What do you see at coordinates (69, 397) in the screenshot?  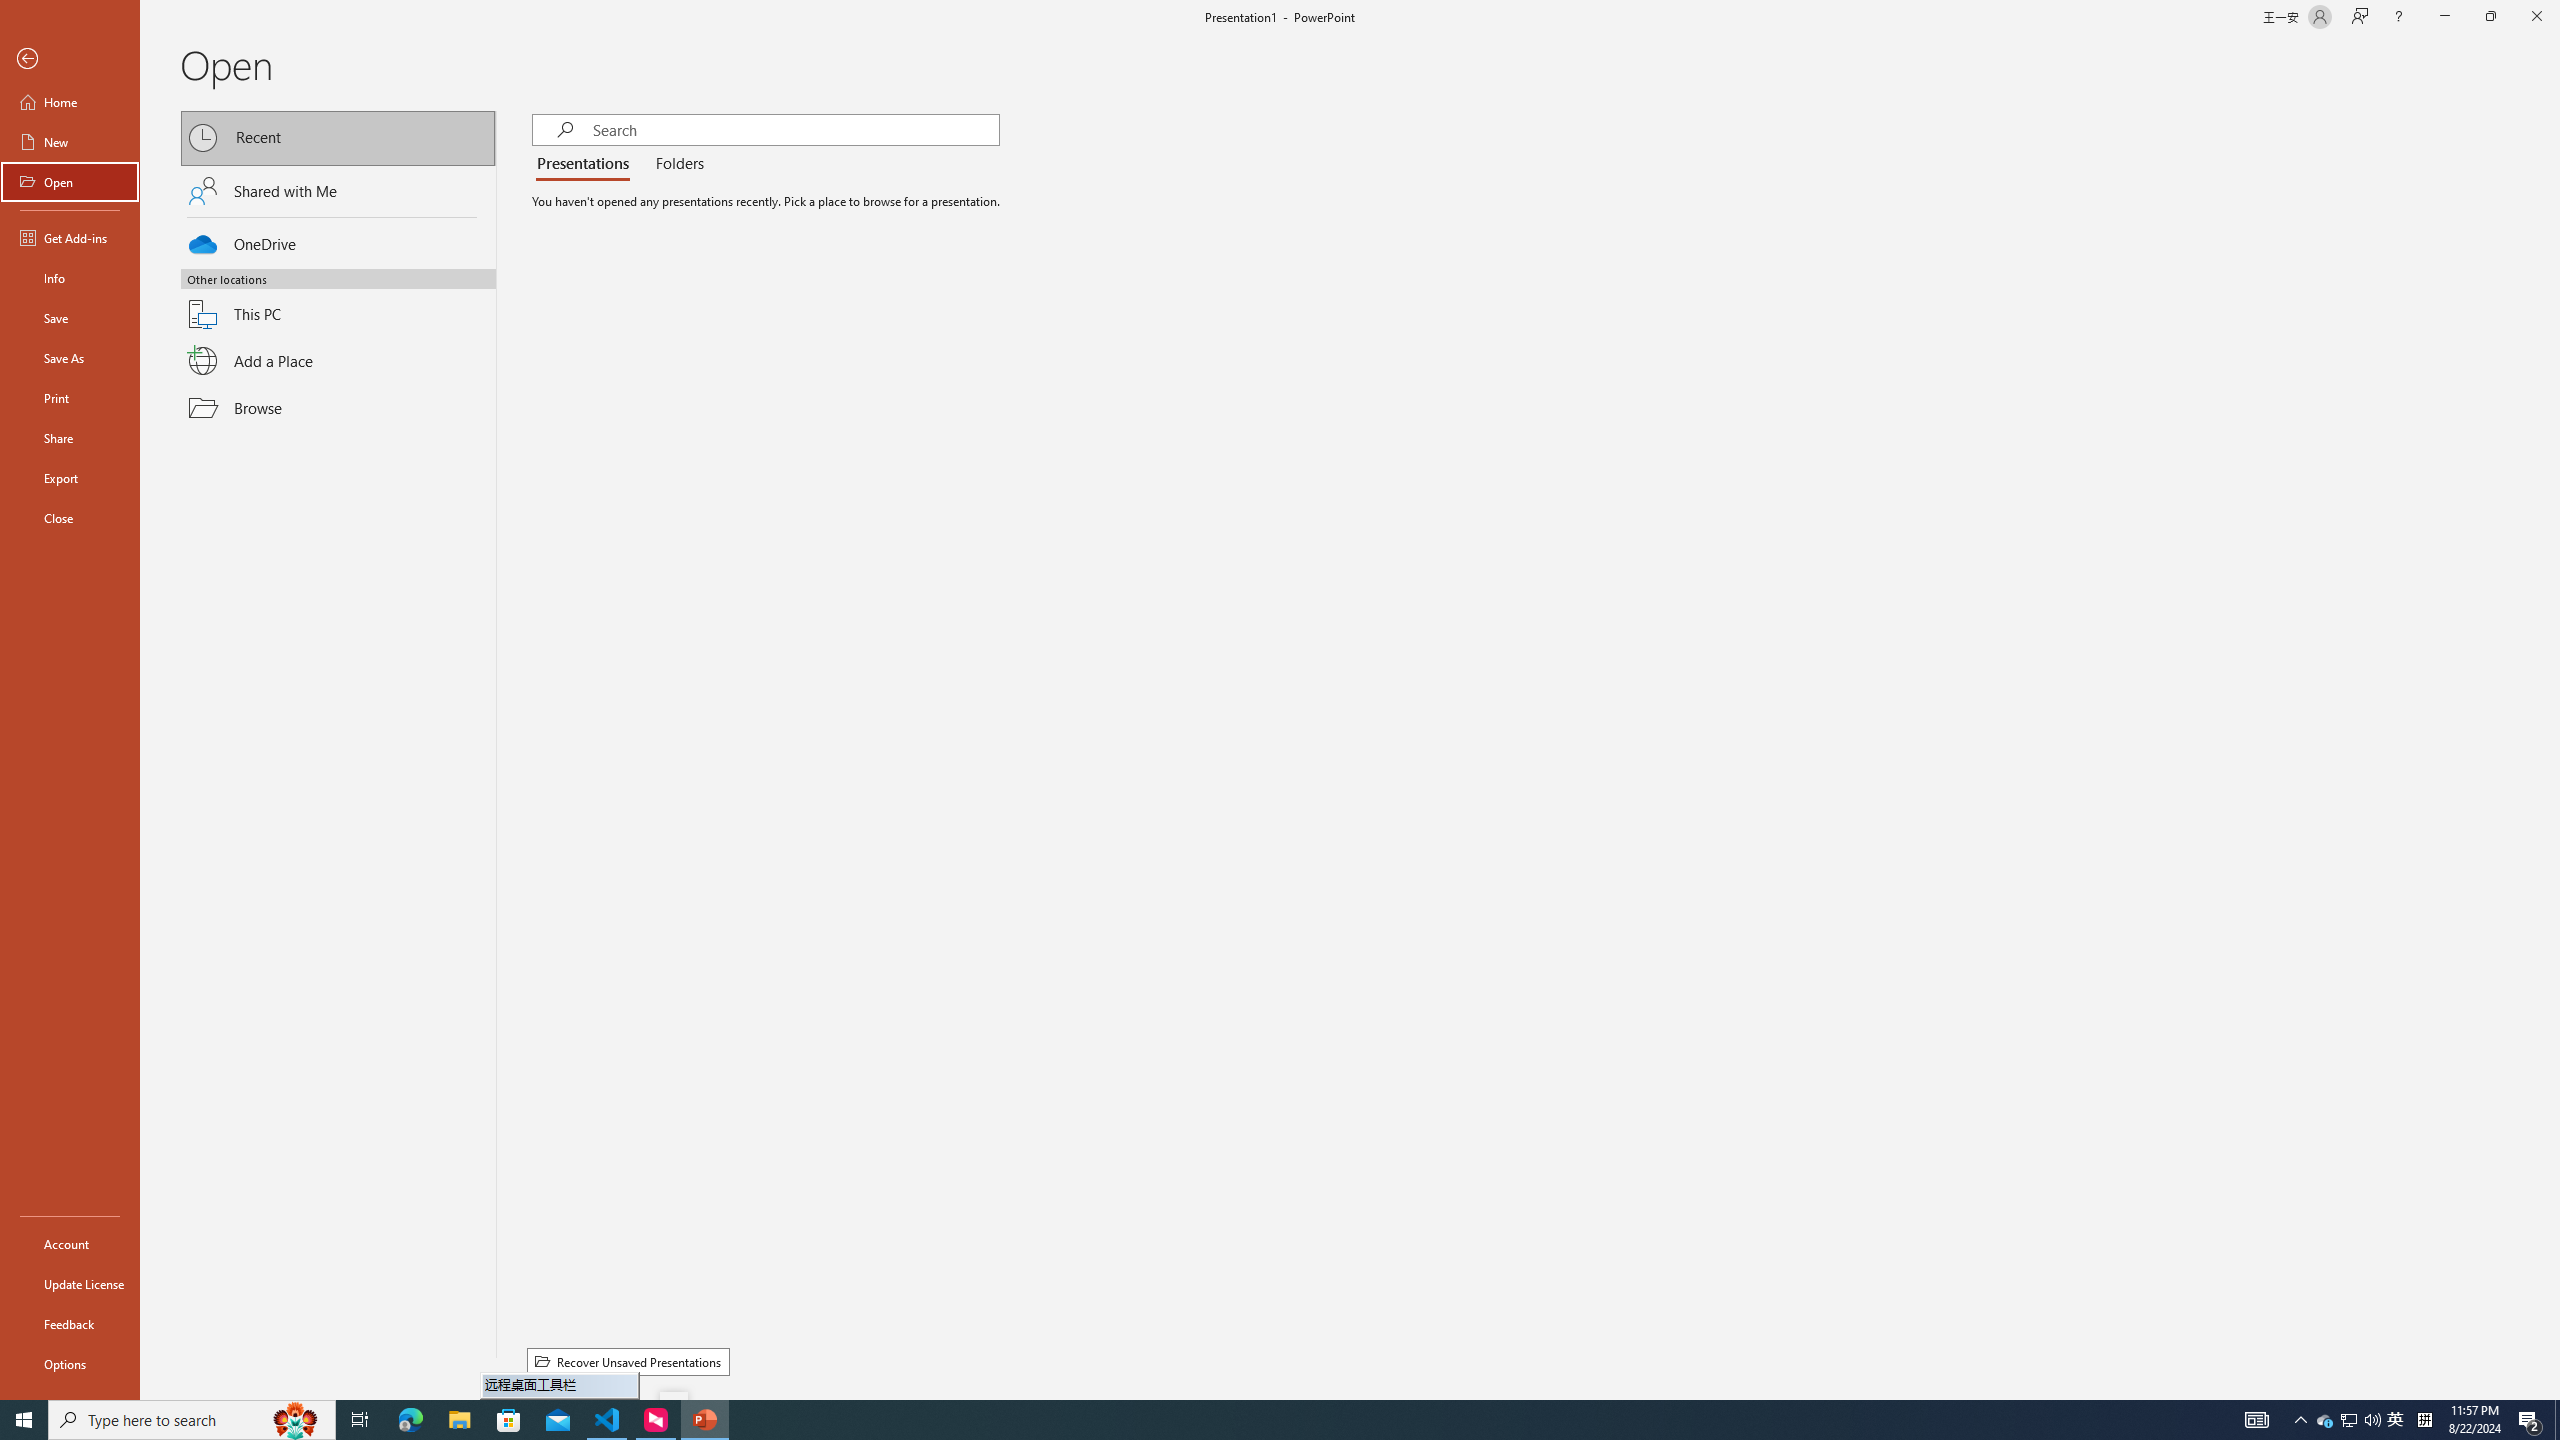 I see `'Print'` at bounding box center [69, 397].